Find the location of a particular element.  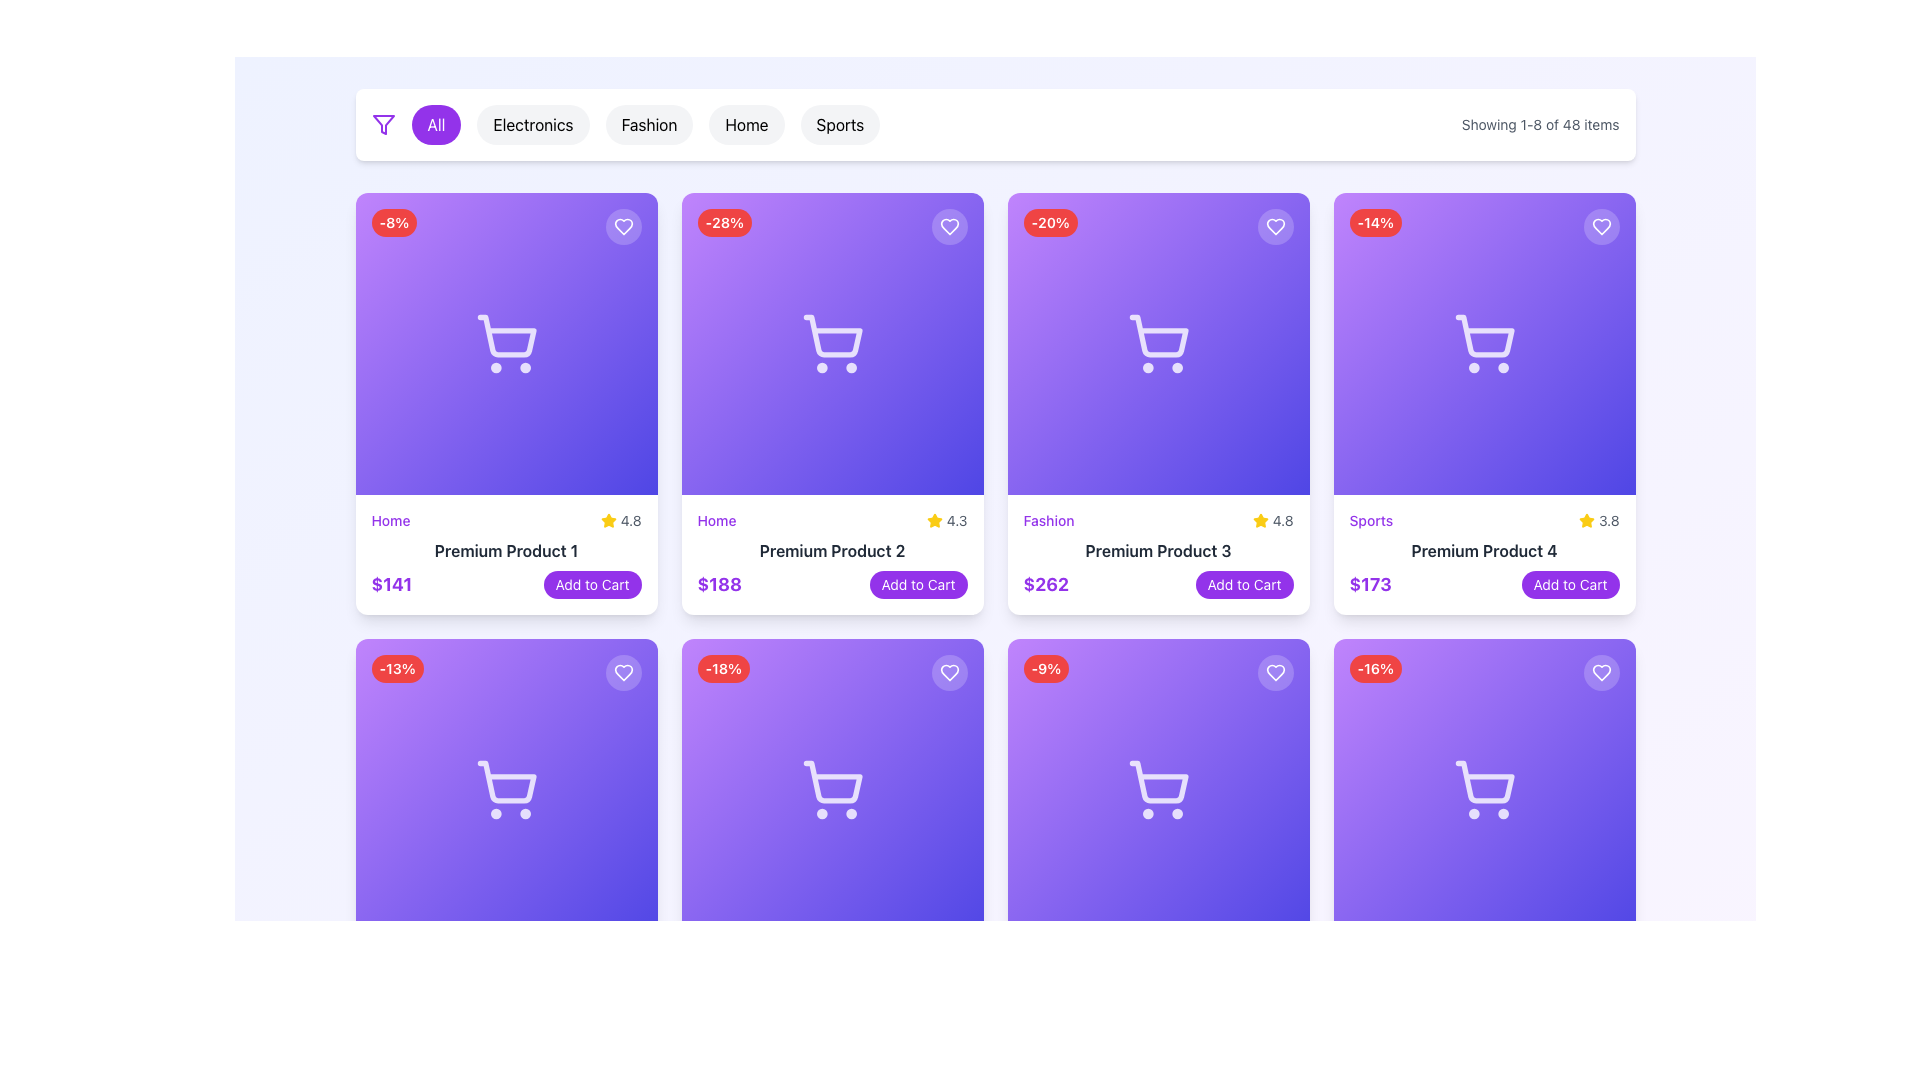

the primary icon located in the product image section of the product card, which visually indicates a discount offer is located at coordinates (832, 789).